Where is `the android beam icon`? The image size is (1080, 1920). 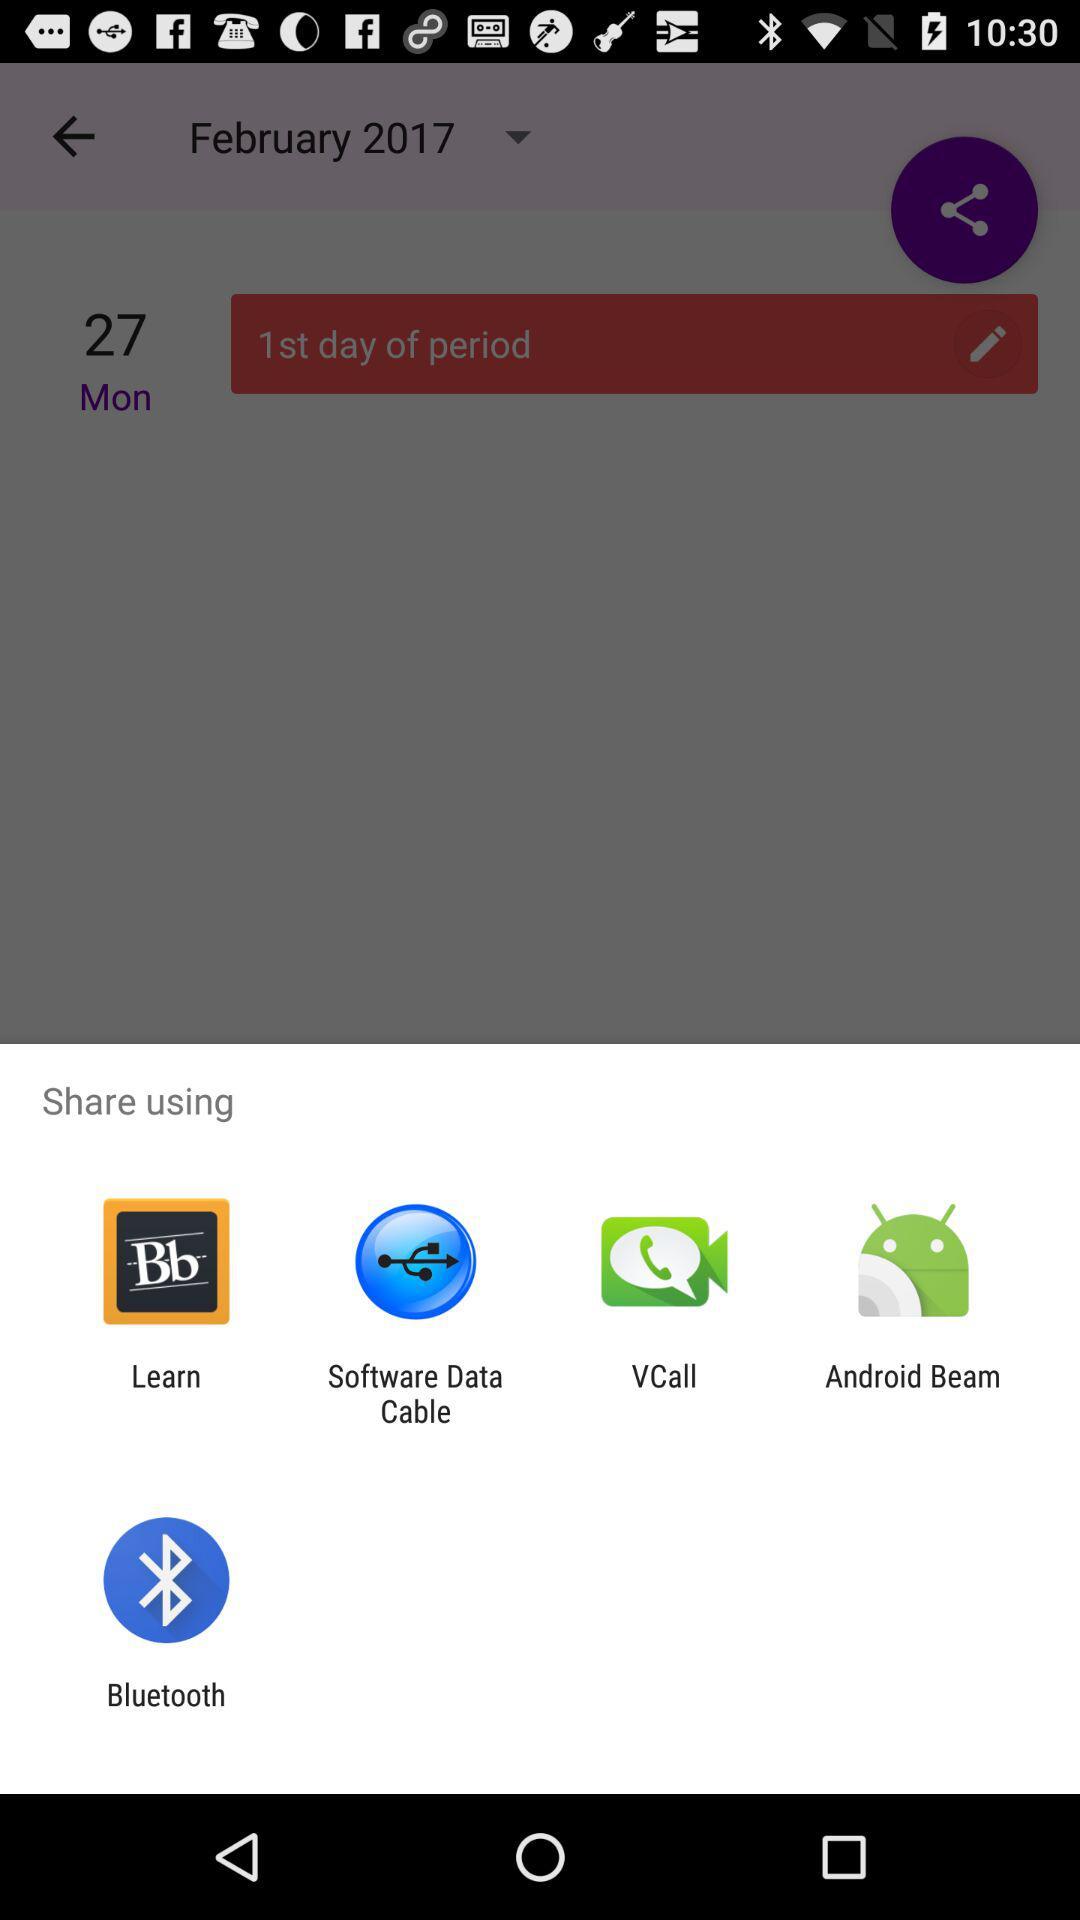 the android beam icon is located at coordinates (913, 1392).